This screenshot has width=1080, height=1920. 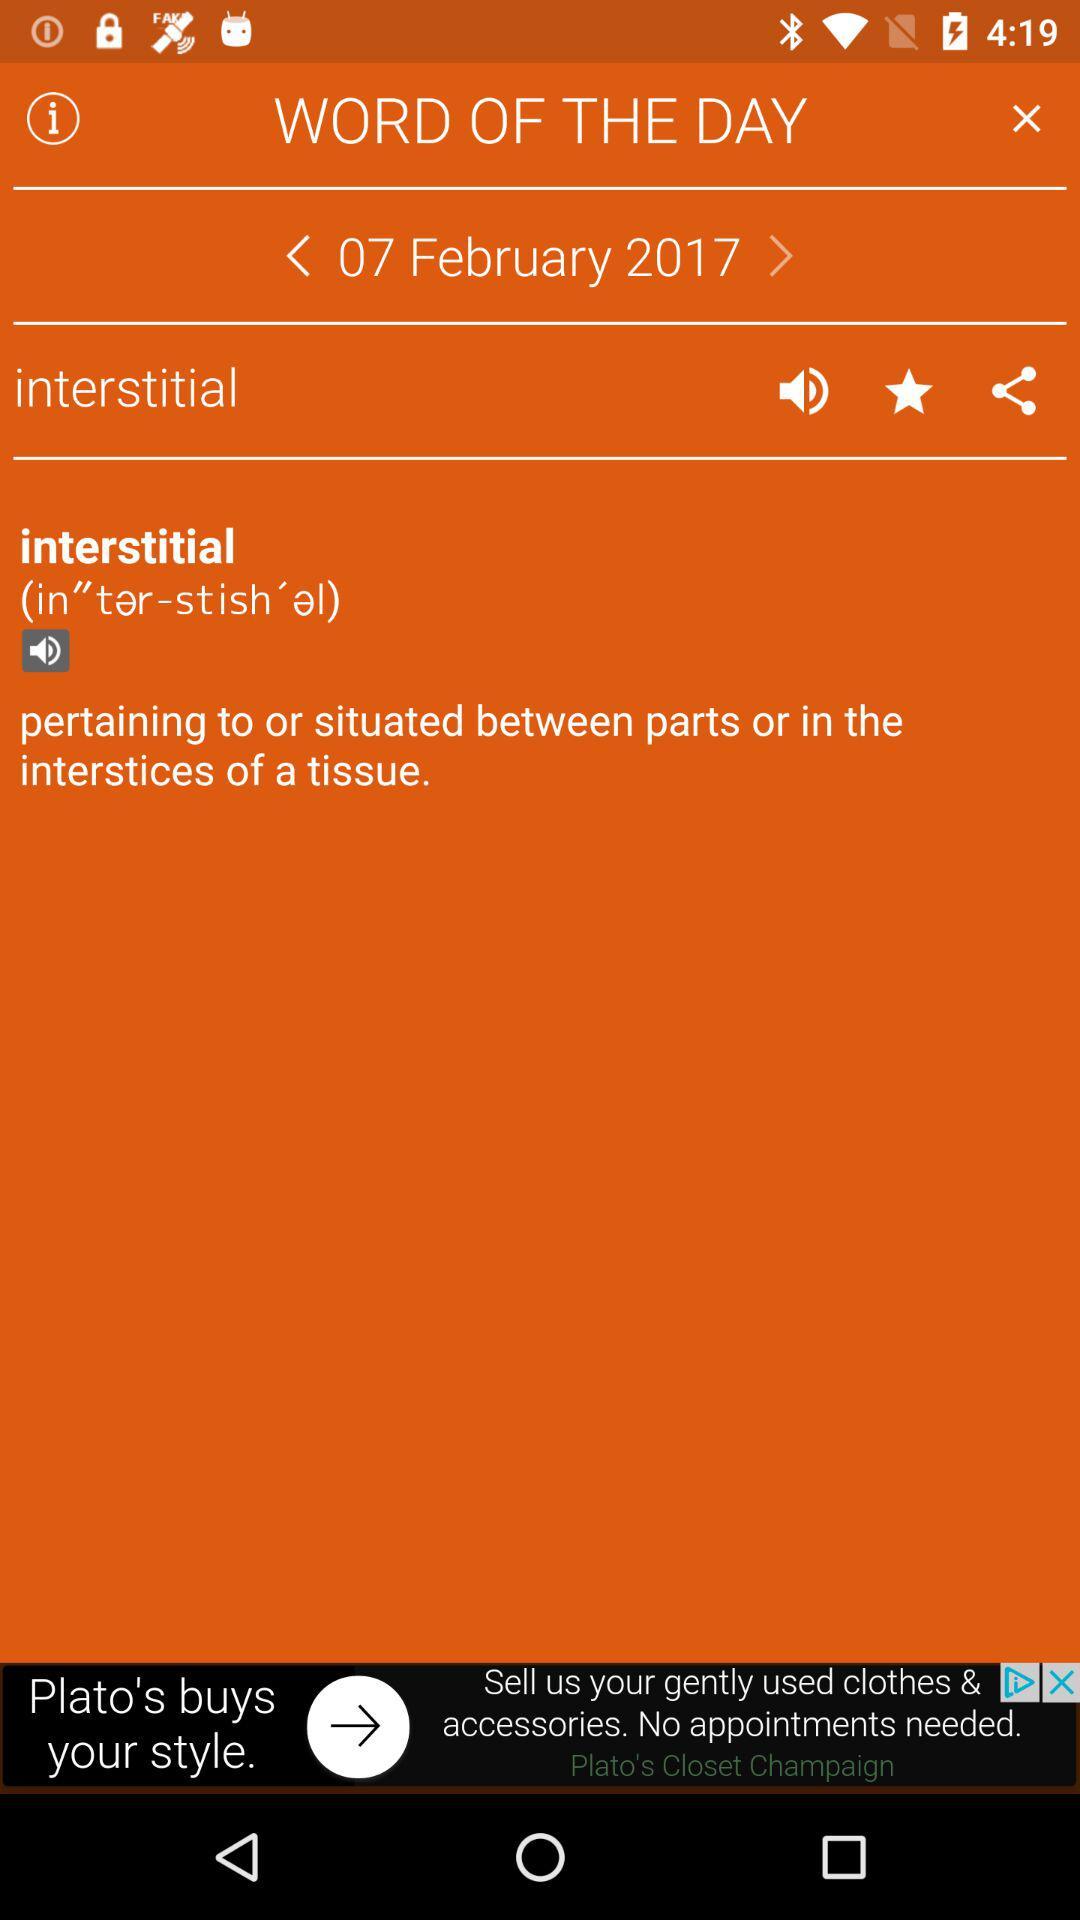 I want to click on next day, so click(x=780, y=254).